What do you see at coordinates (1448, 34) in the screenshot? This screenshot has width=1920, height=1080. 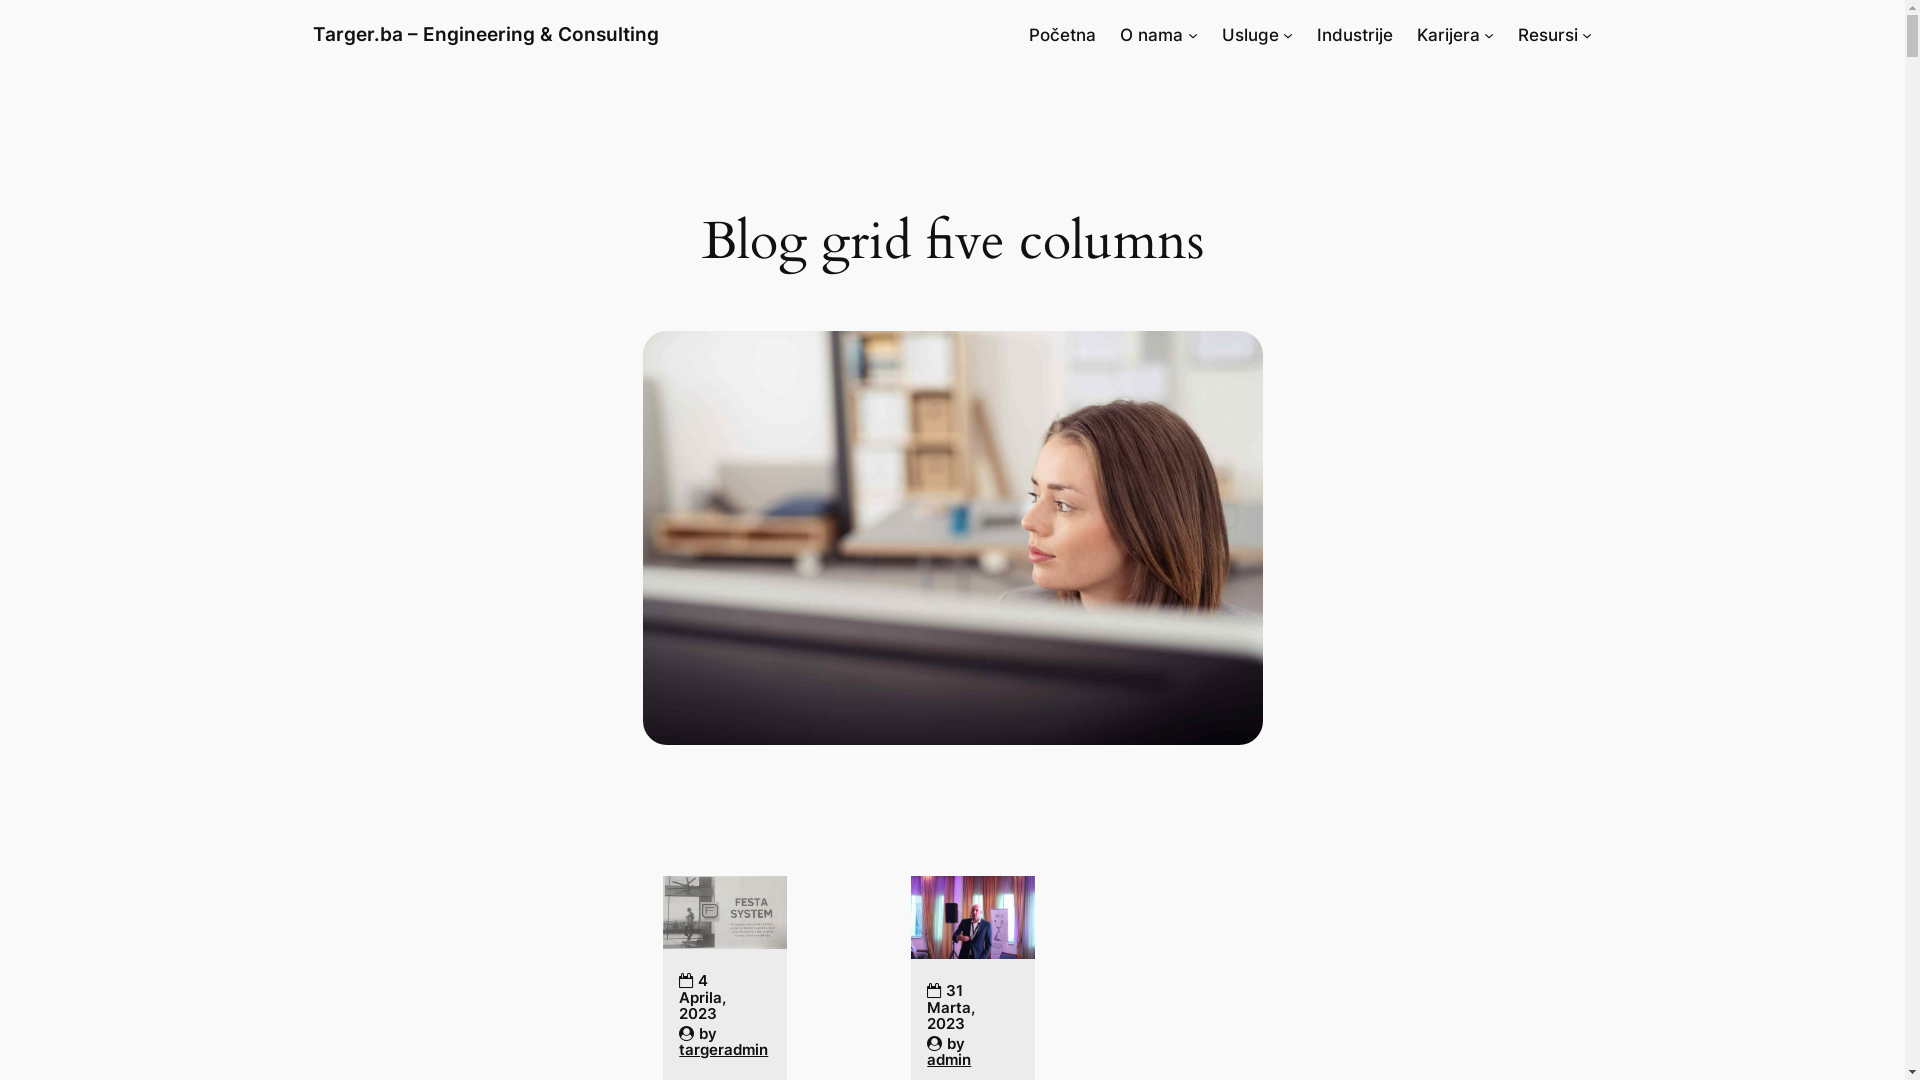 I see `'Karijera'` at bounding box center [1448, 34].